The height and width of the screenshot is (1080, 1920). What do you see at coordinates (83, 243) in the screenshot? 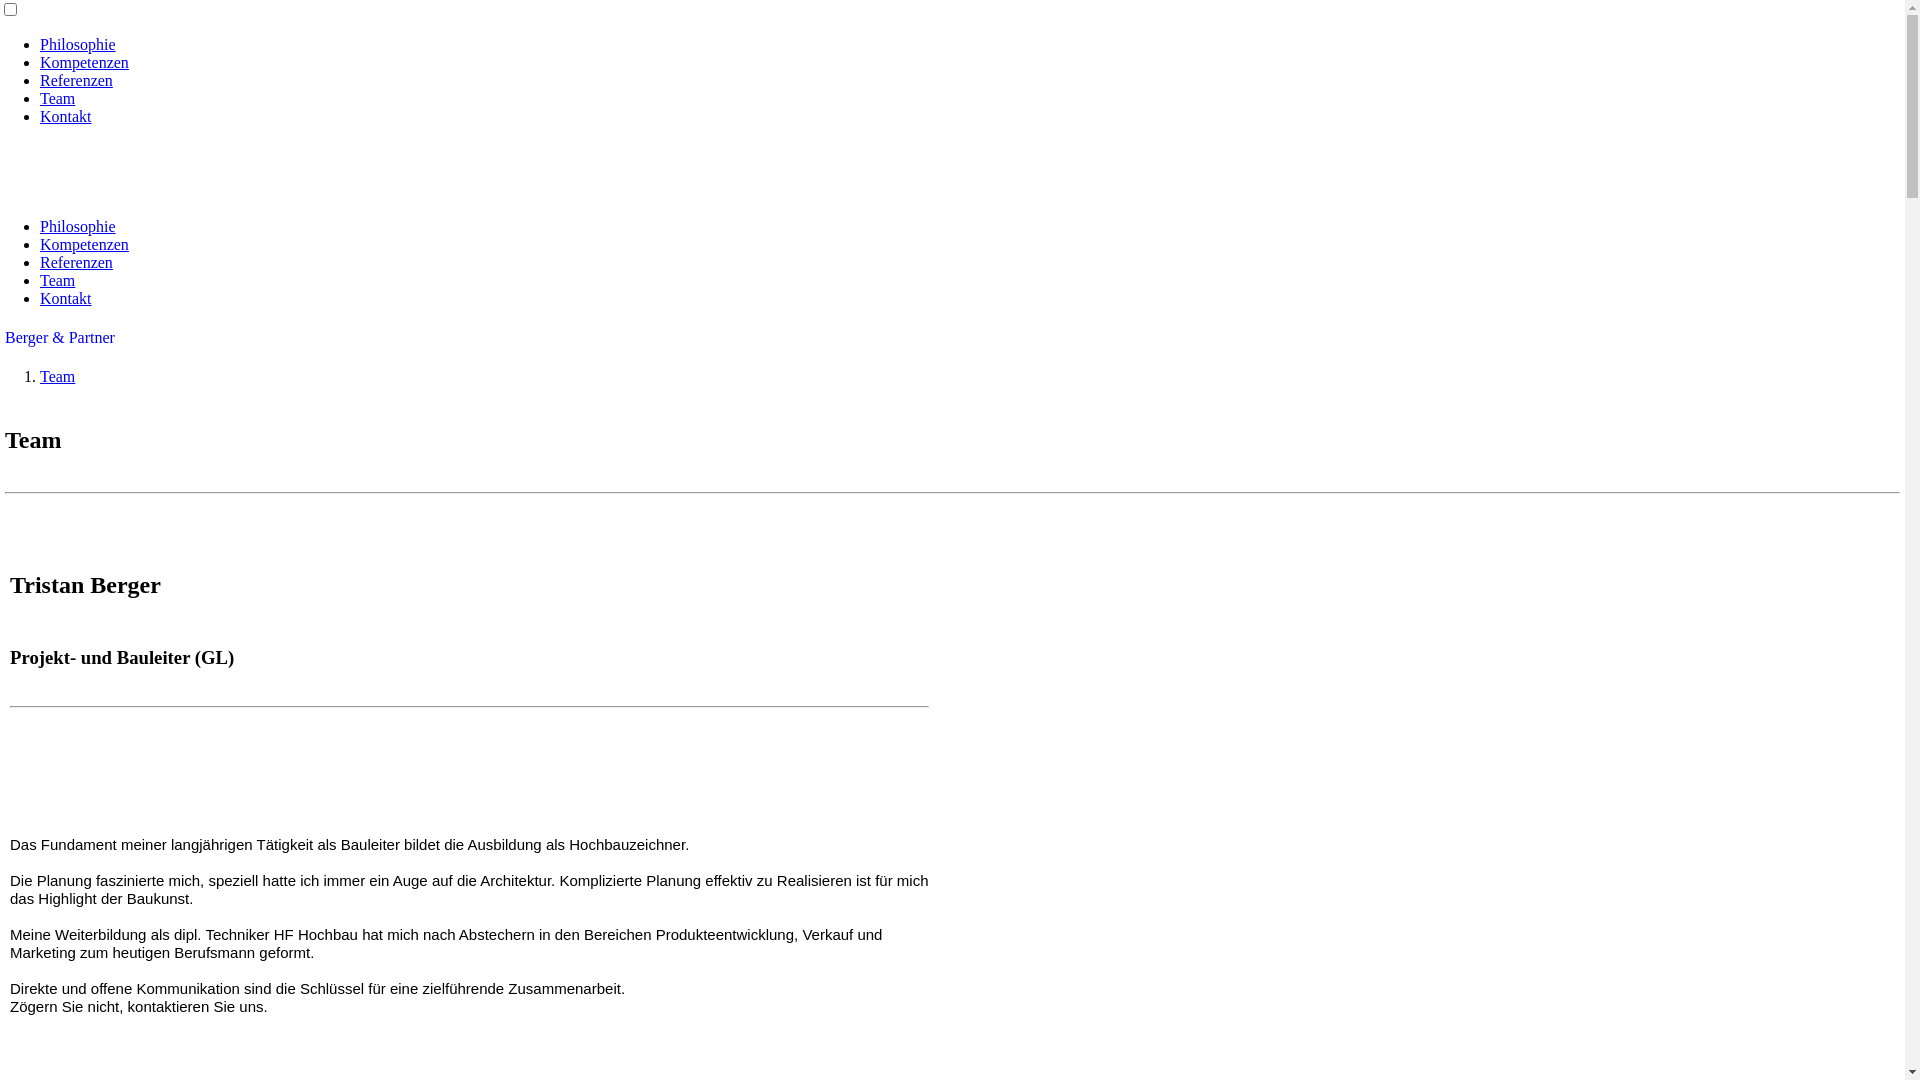
I see `'Kompetenzen'` at bounding box center [83, 243].